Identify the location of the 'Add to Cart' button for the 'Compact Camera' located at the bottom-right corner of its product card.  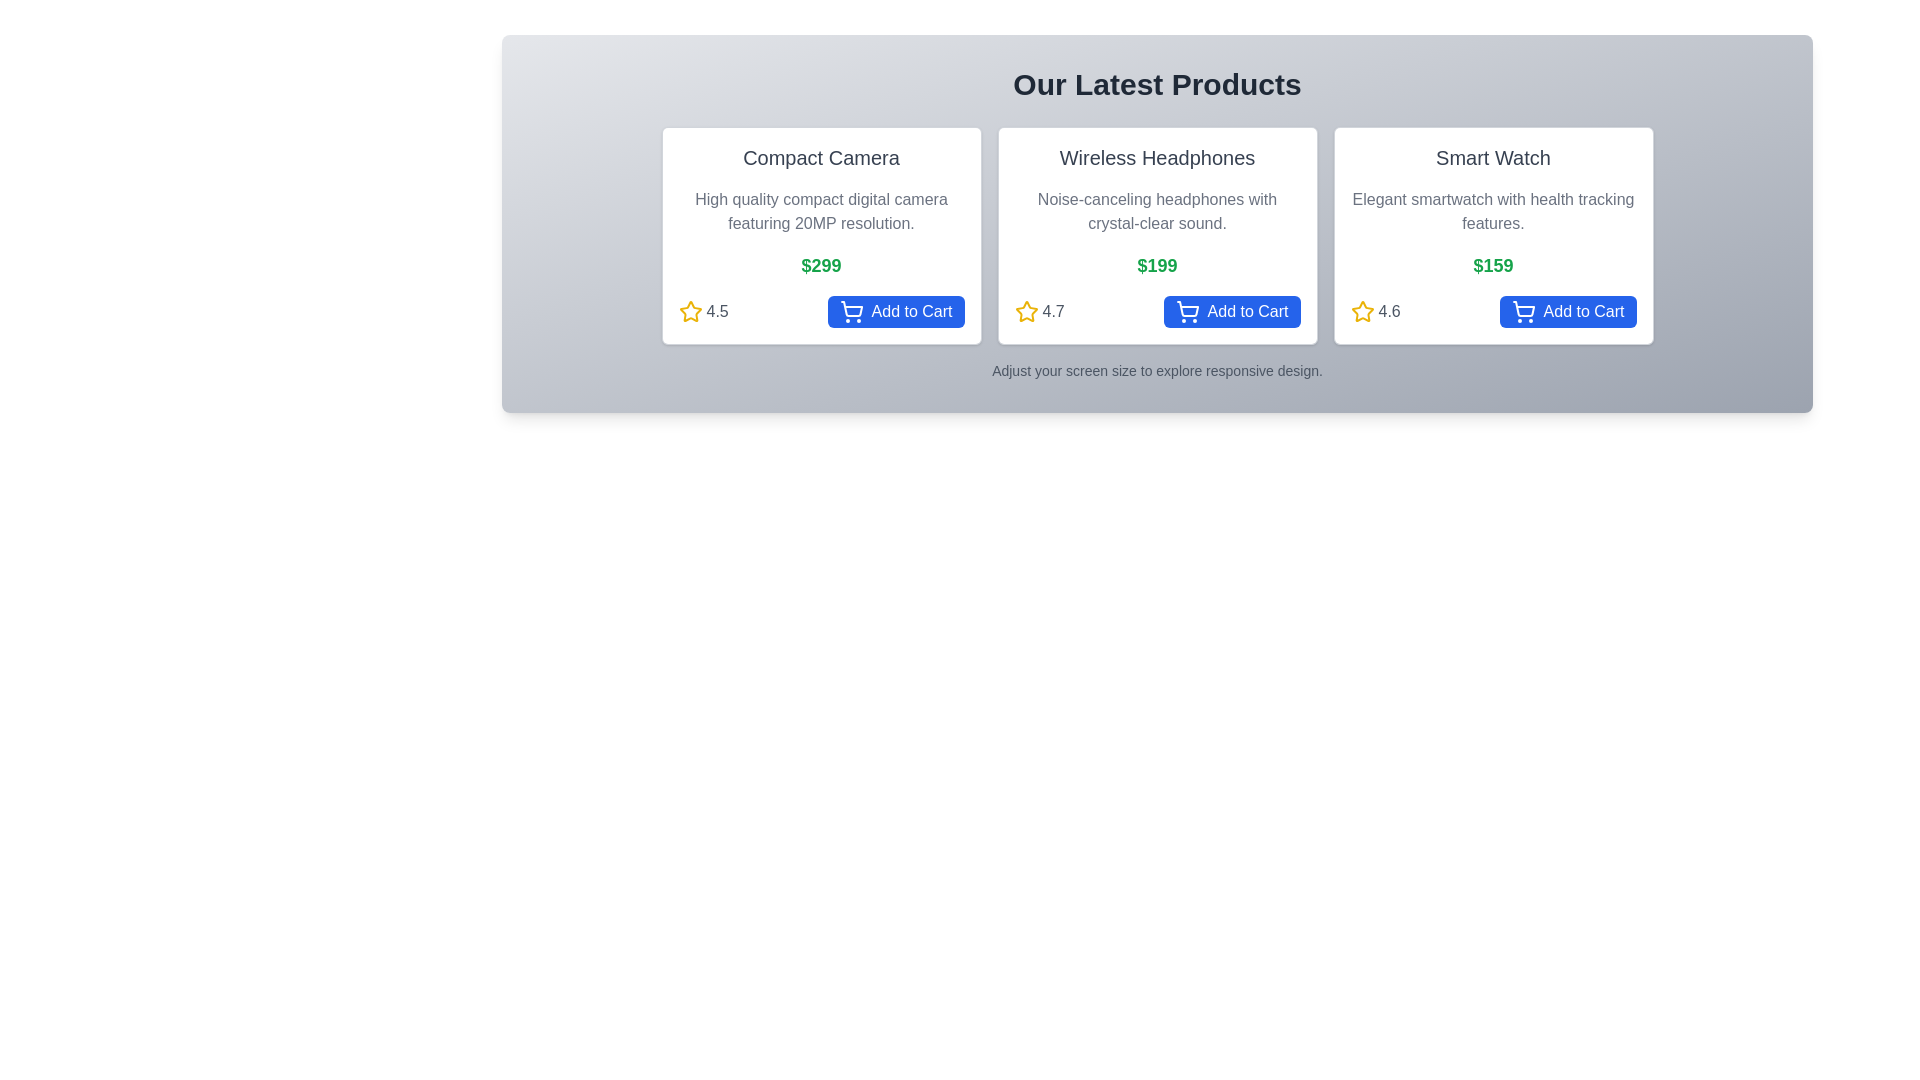
(895, 312).